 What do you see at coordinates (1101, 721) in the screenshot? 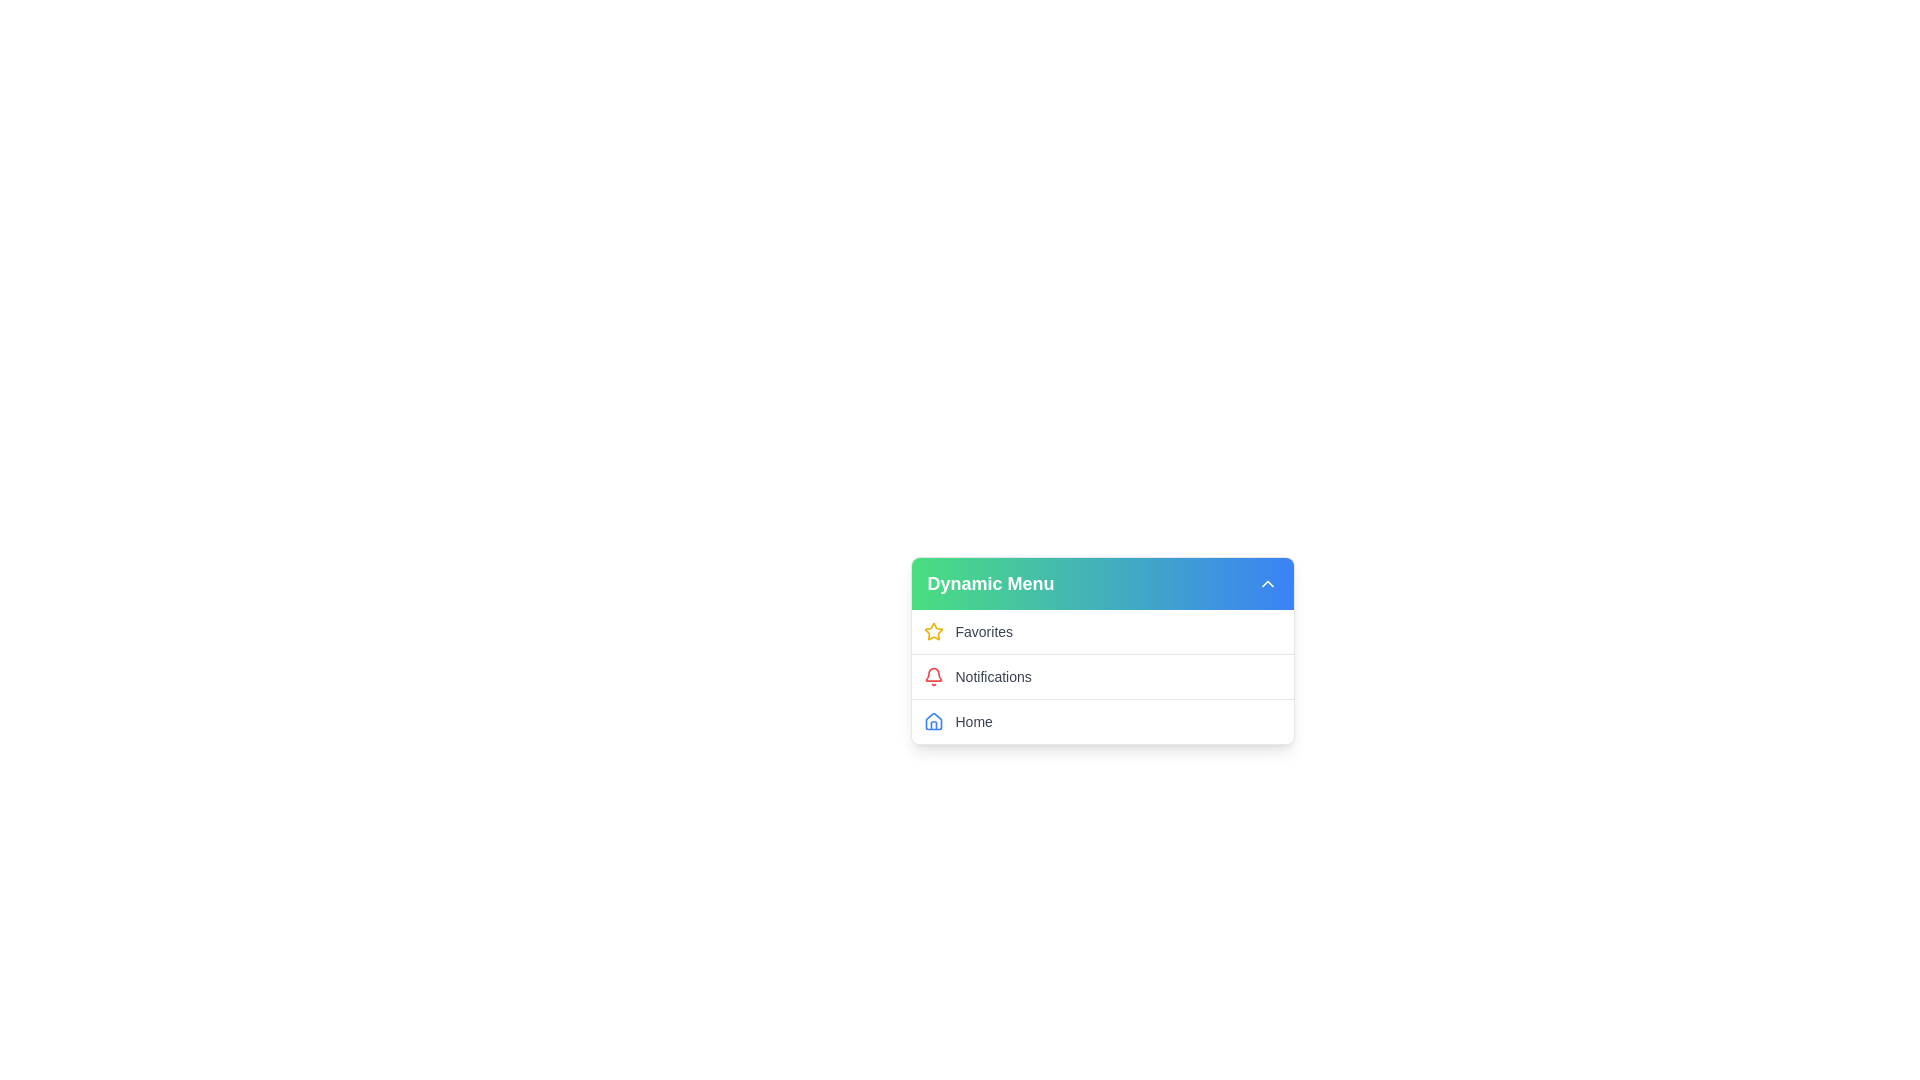
I see `the menu item Home to trigger its hover effect` at bounding box center [1101, 721].